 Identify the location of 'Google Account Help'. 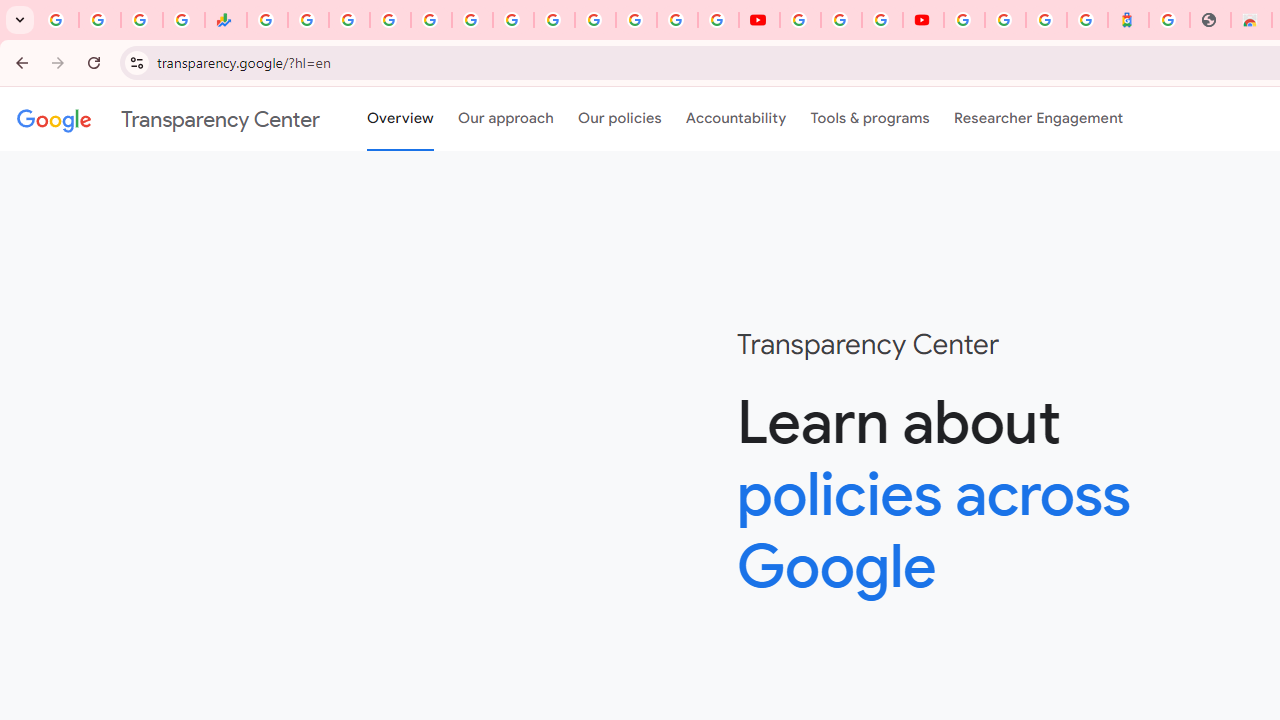
(840, 20).